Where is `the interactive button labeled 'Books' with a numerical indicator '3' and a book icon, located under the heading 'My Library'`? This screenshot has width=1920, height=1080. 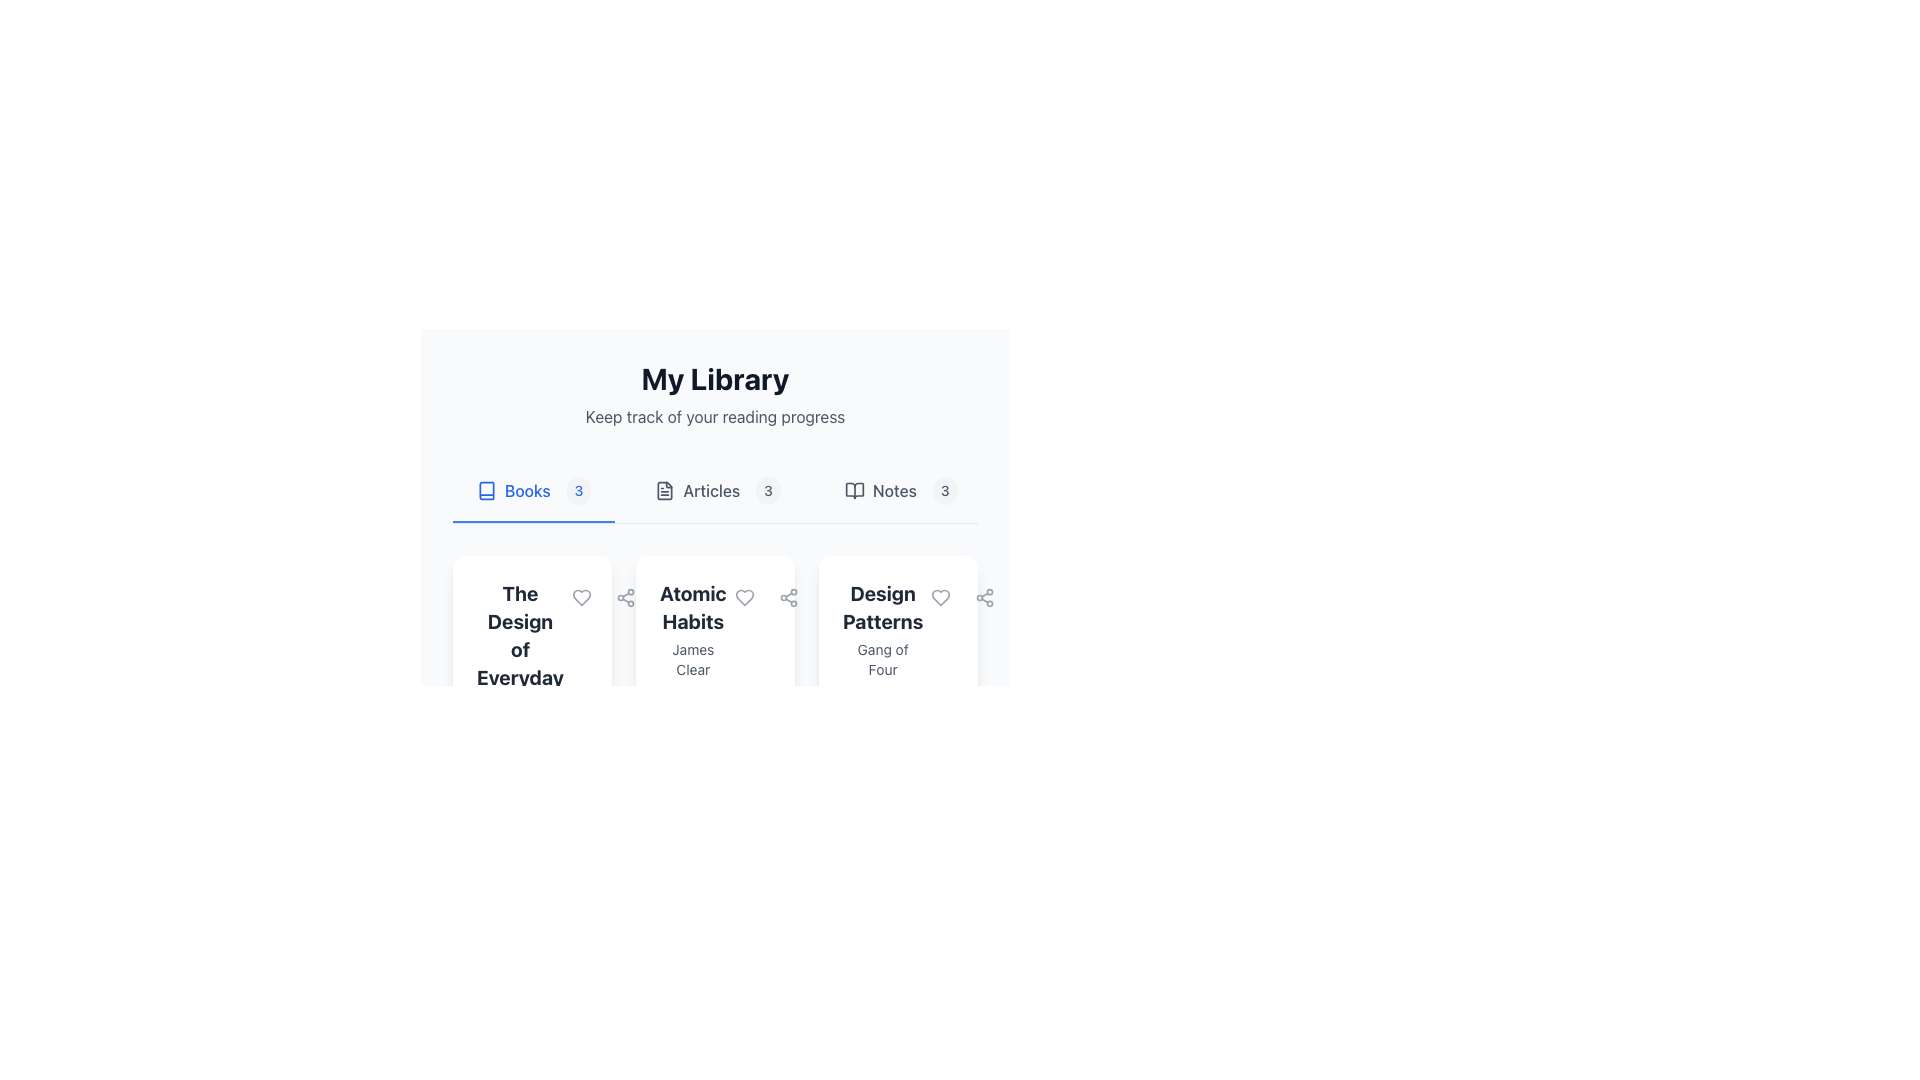
the interactive button labeled 'Books' with a numerical indicator '3' and a book icon, located under the heading 'My Library' is located at coordinates (534, 492).